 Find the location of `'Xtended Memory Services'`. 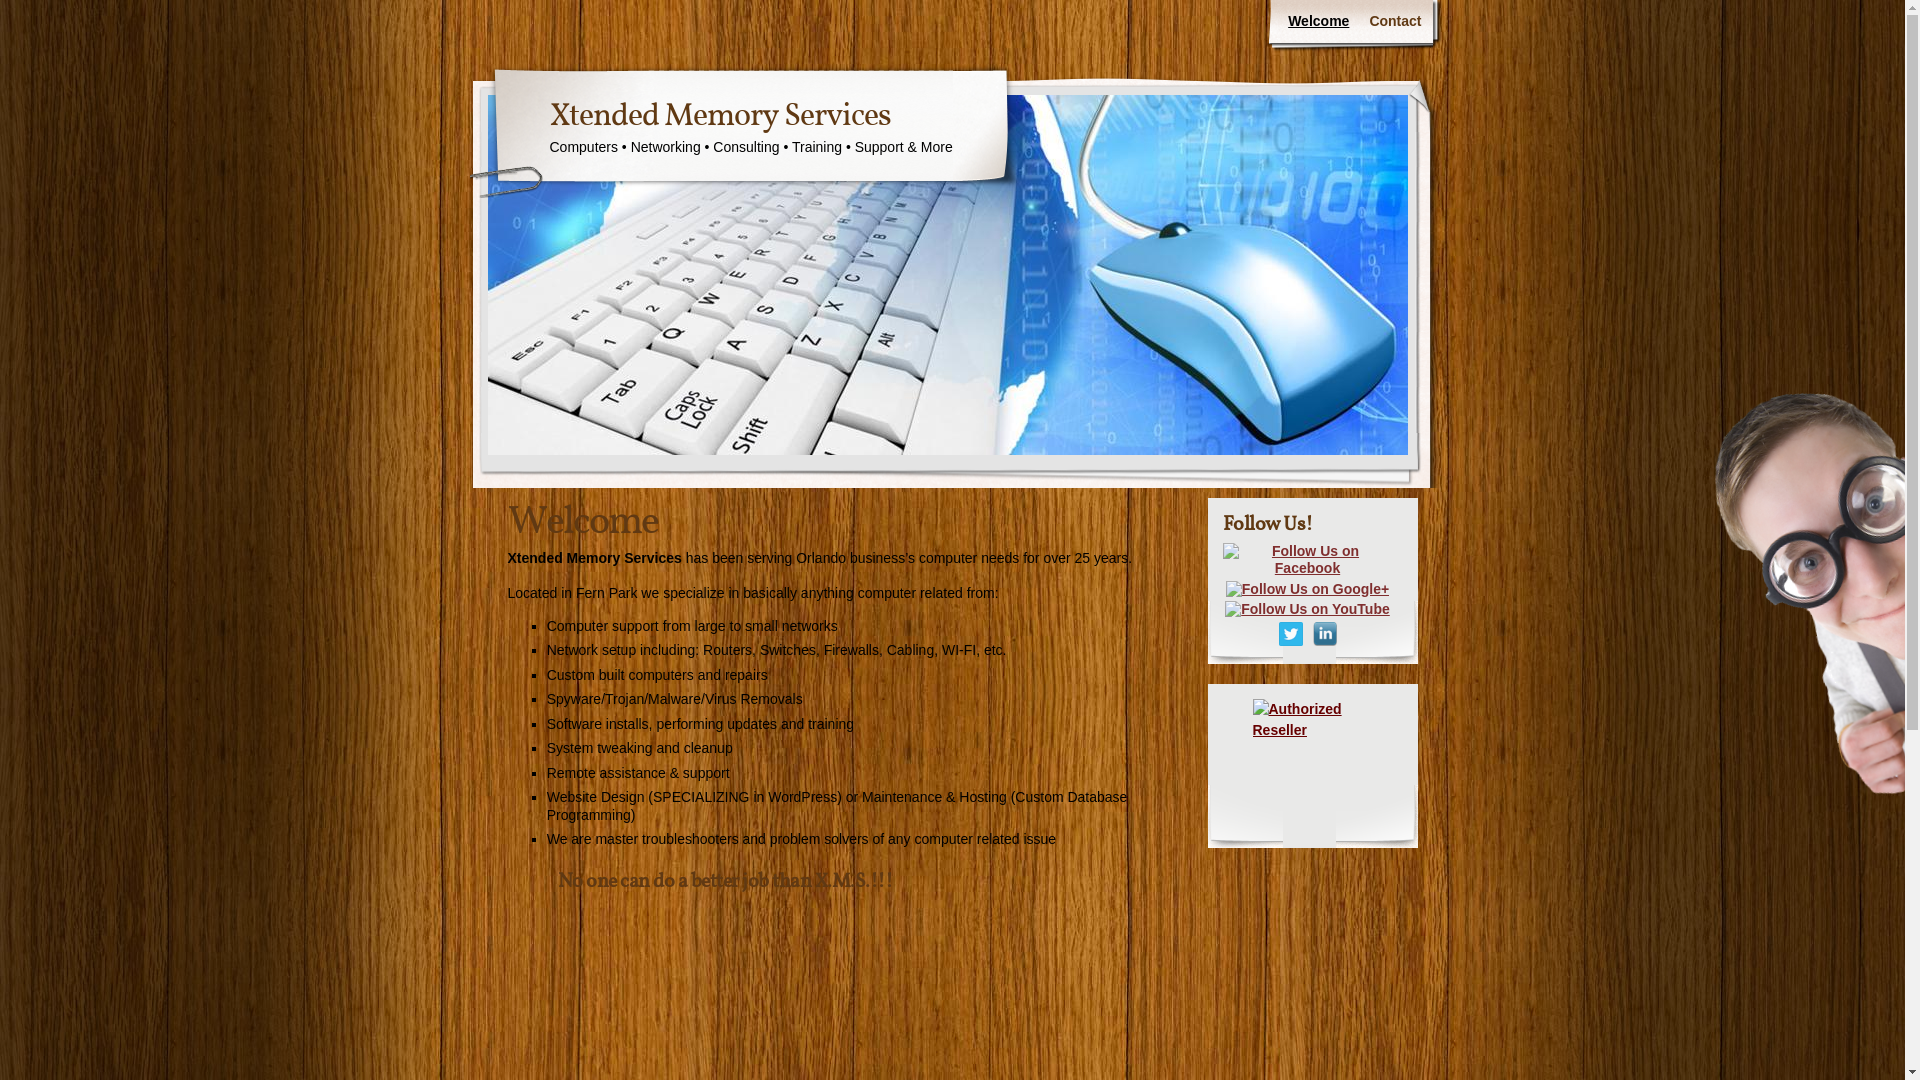

'Xtended Memory Services' is located at coordinates (720, 116).